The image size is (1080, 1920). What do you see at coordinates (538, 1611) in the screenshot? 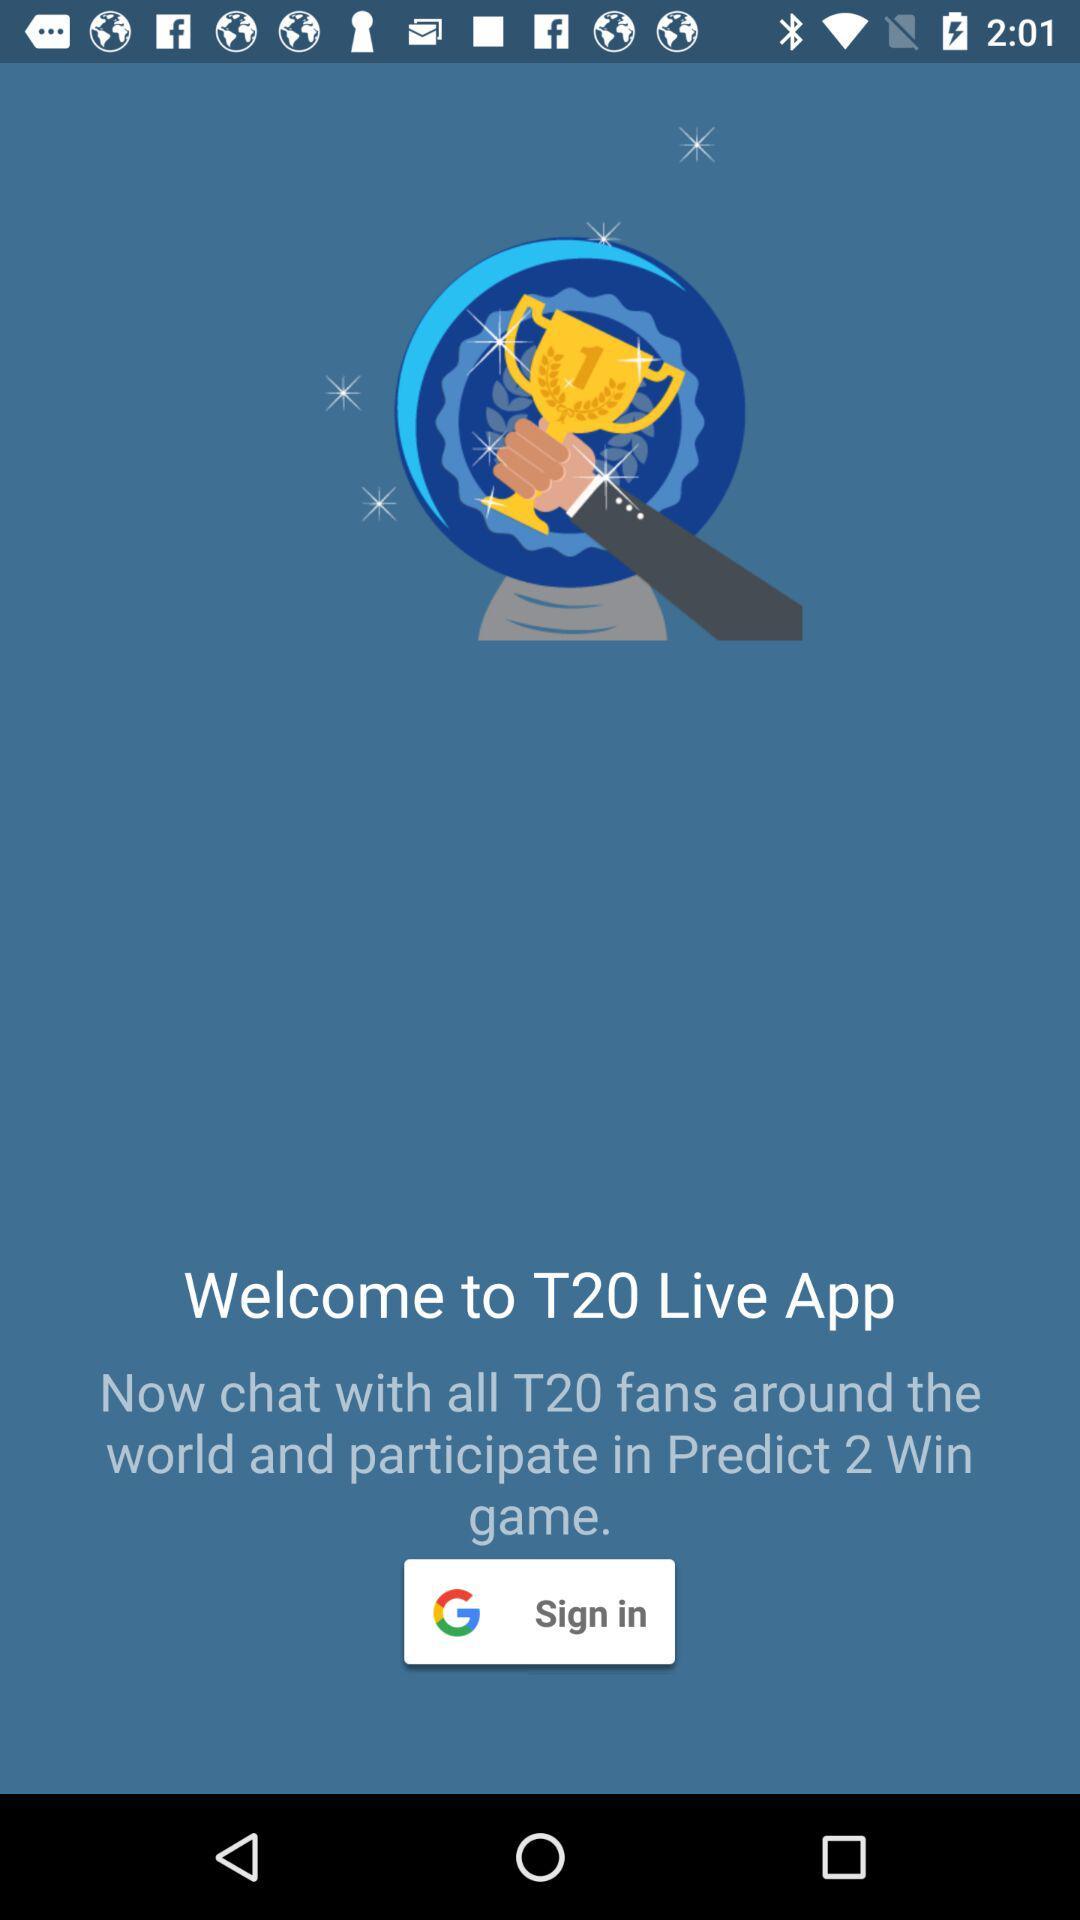
I see `the sign in item` at bounding box center [538, 1611].